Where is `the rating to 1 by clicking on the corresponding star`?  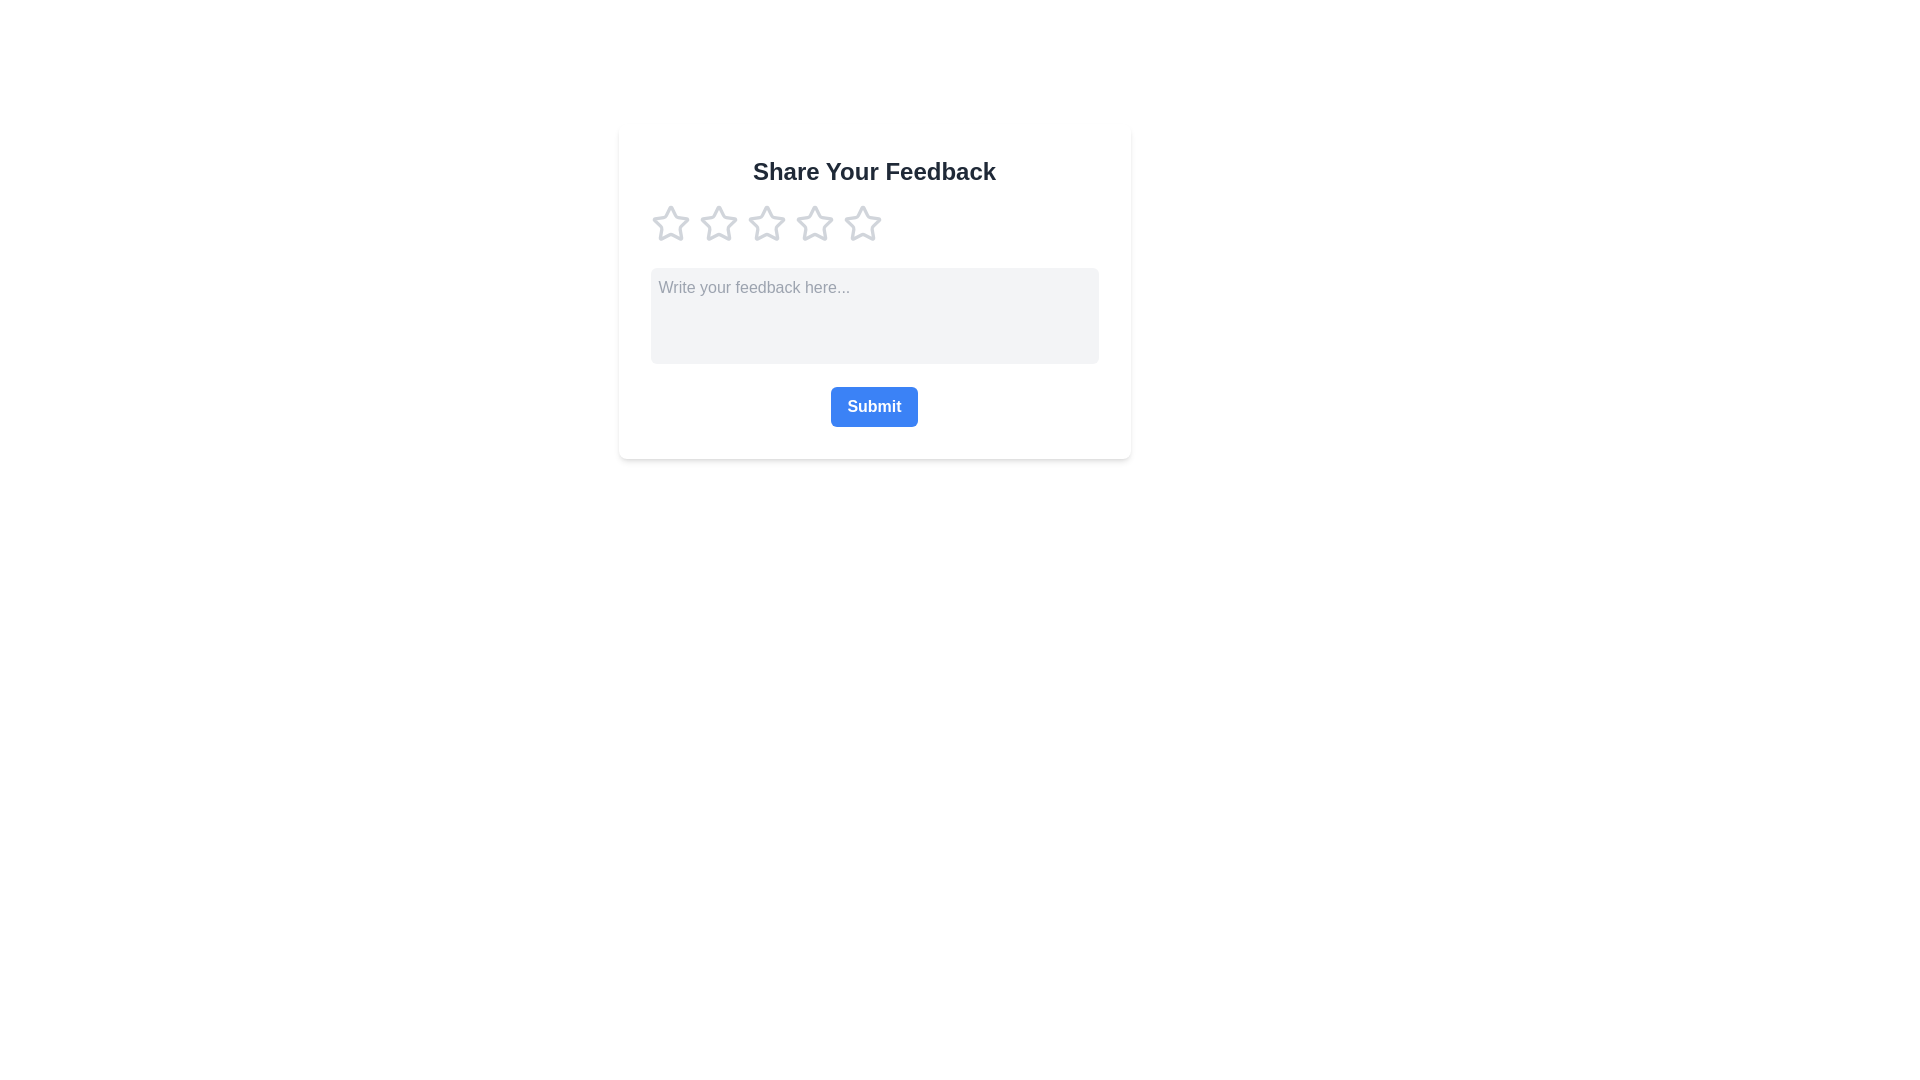
the rating to 1 by clicking on the corresponding star is located at coordinates (670, 223).